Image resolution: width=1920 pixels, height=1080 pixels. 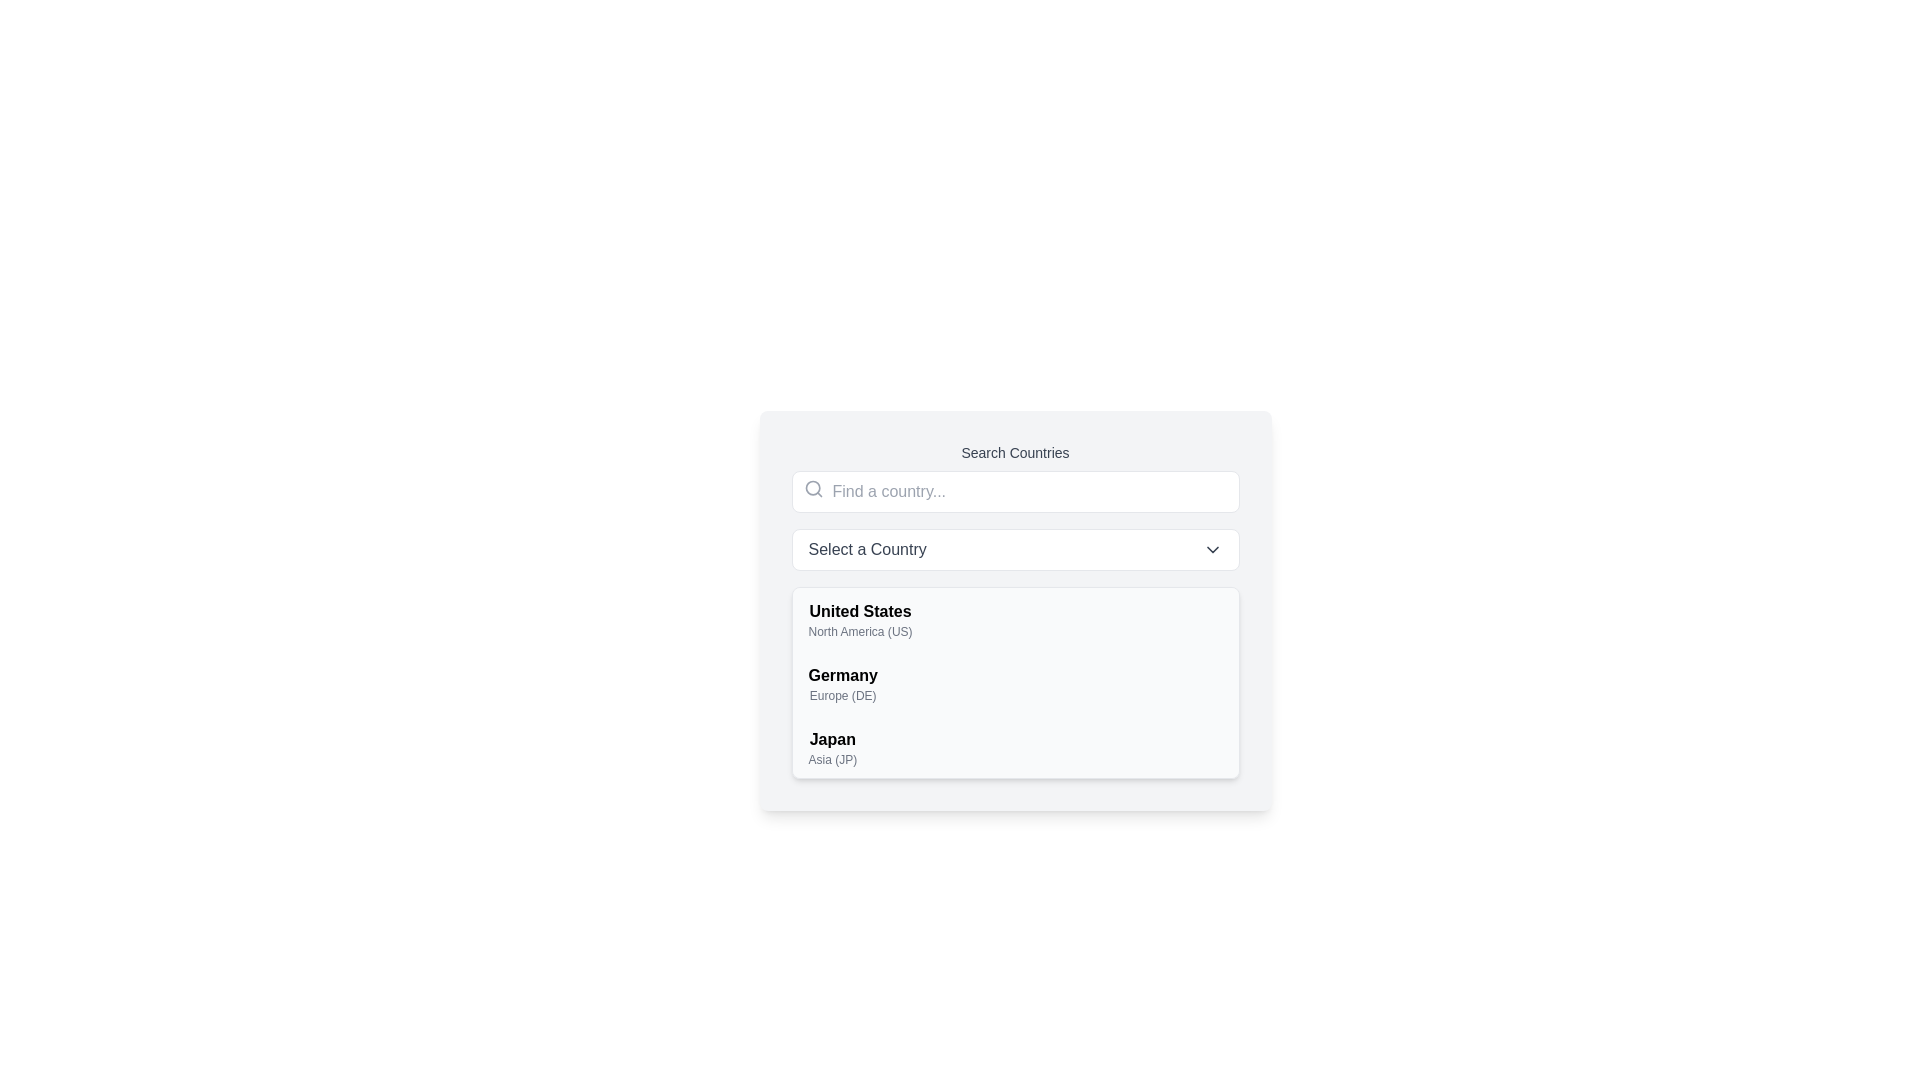 I want to click on the list item containing the text 'GermanyEurope (DE)', so click(x=843, y=682).